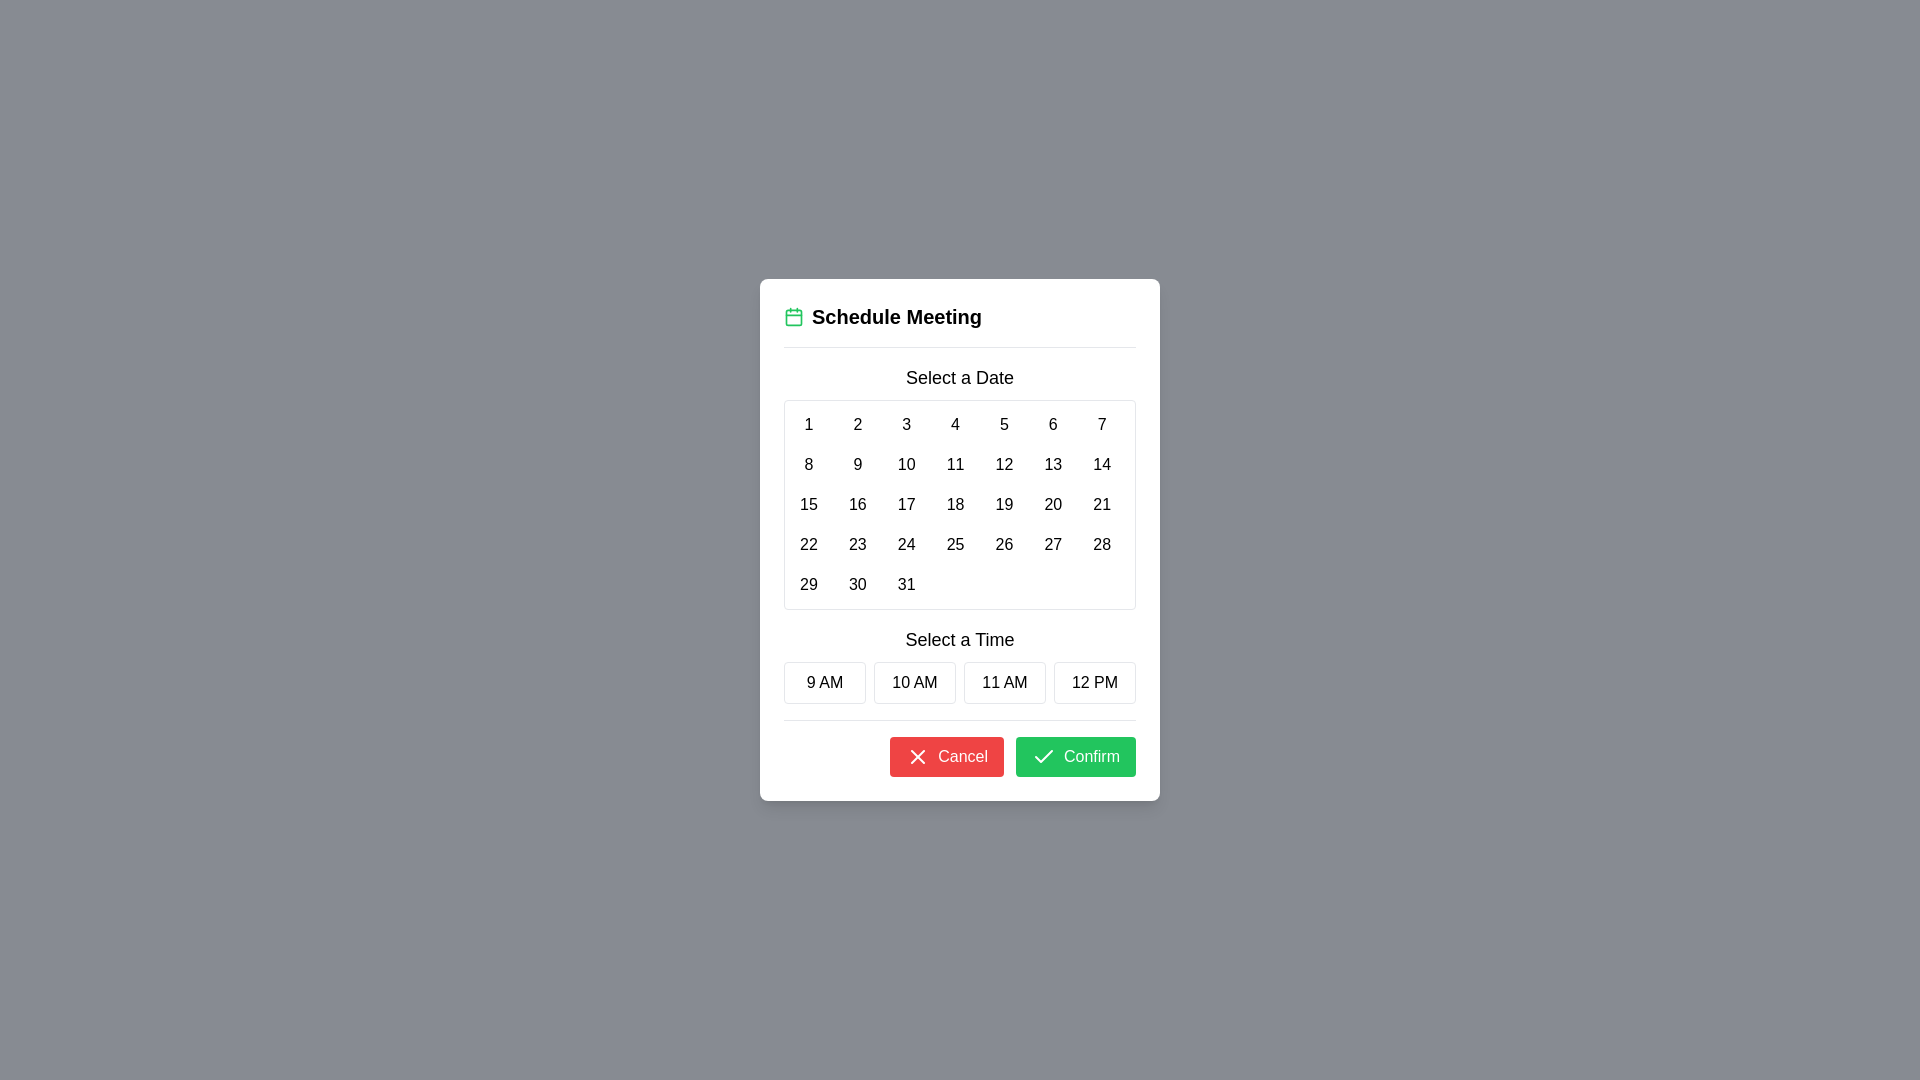  Describe the element at coordinates (1052, 423) in the screenshot. I see `the button representing the 6th day of the month in the calendar` at that location.